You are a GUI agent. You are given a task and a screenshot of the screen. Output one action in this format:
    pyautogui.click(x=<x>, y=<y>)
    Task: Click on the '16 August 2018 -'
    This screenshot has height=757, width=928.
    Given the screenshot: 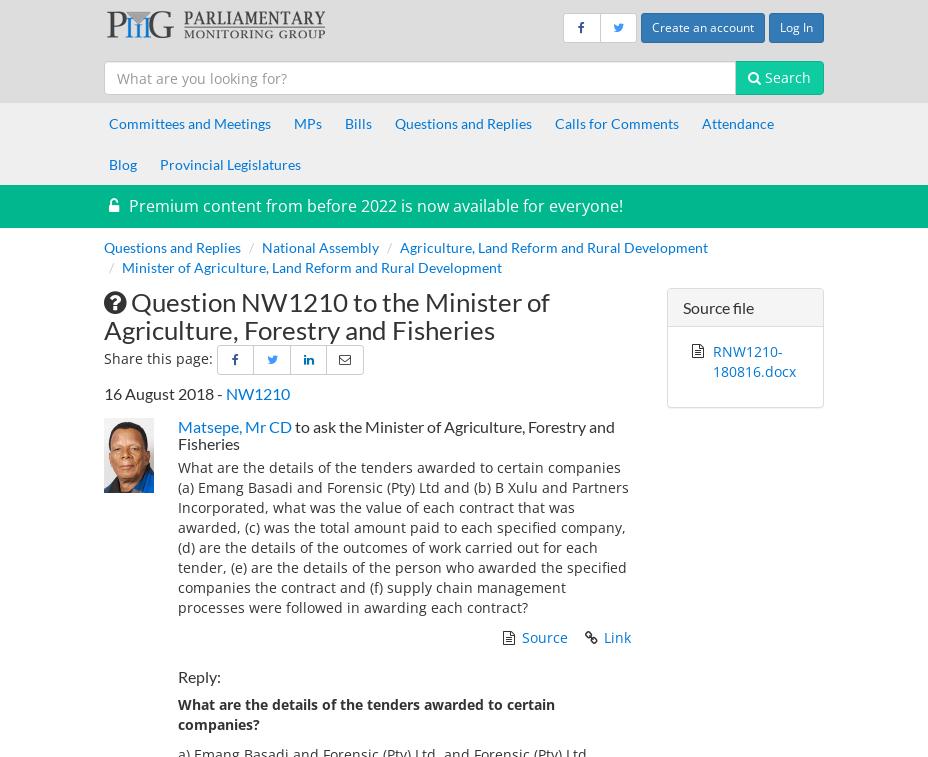 What is the action you would take?
    pyautogui.click(x=164, y=393)
    